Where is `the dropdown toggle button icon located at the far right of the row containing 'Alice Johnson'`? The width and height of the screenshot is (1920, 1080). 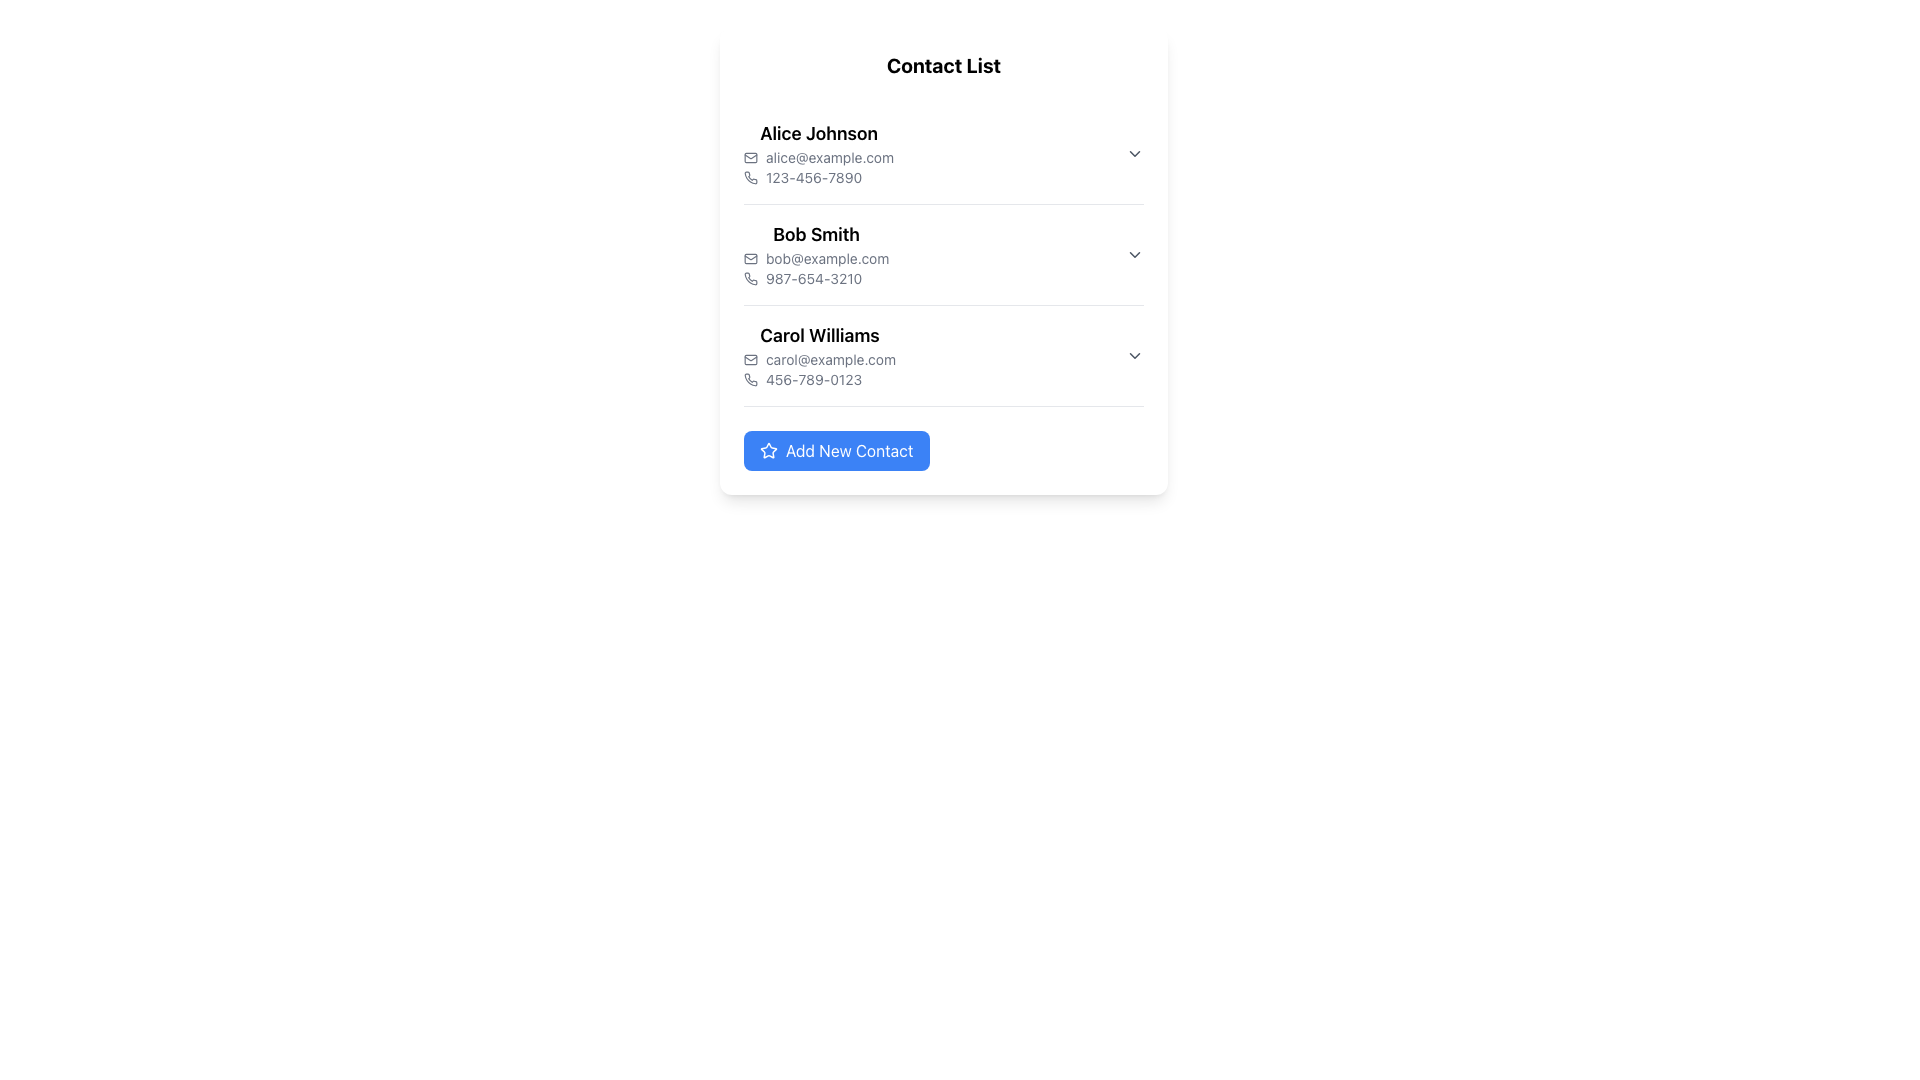
the dropdown toggle button icon located at the far right of the row containing 'Alice Johnson' is located at coordinates (1134, 153).